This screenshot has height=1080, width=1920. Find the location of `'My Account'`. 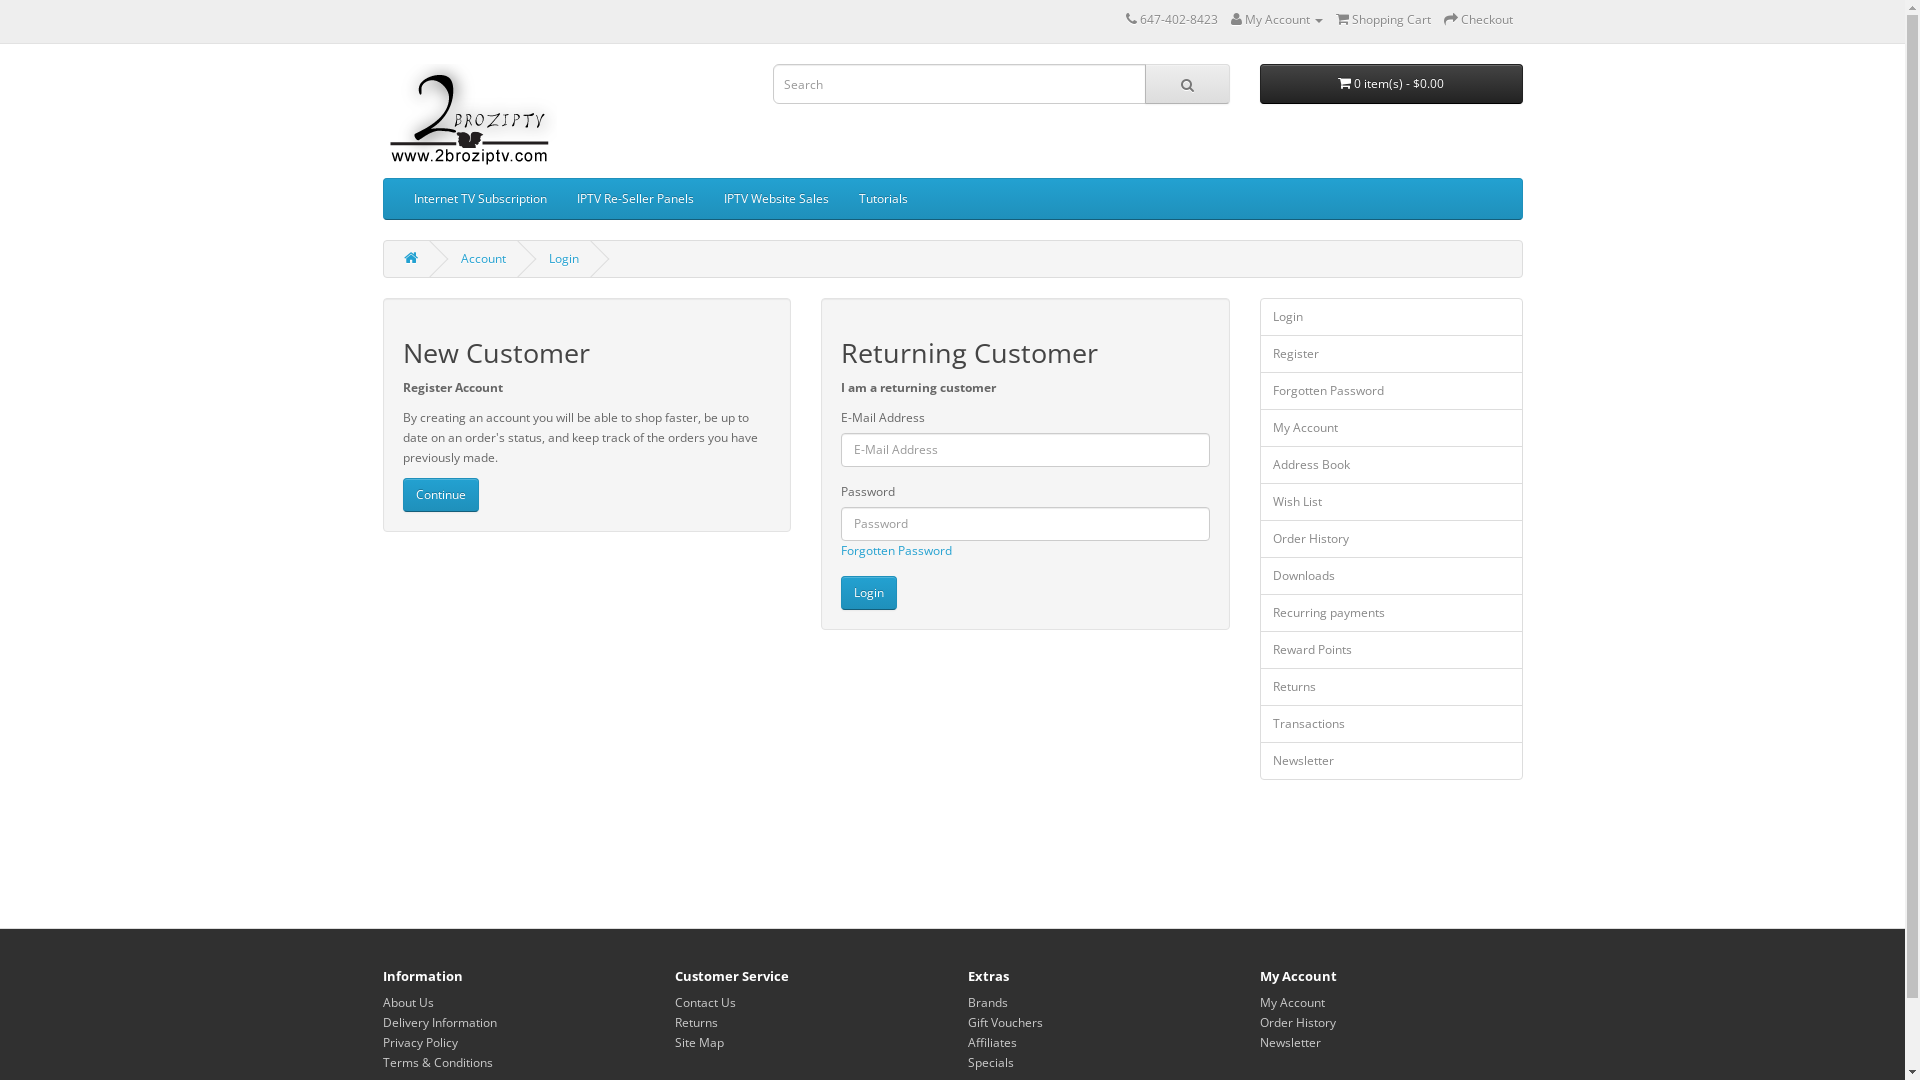

'My Account' is located at coordinates (1258, 1002).